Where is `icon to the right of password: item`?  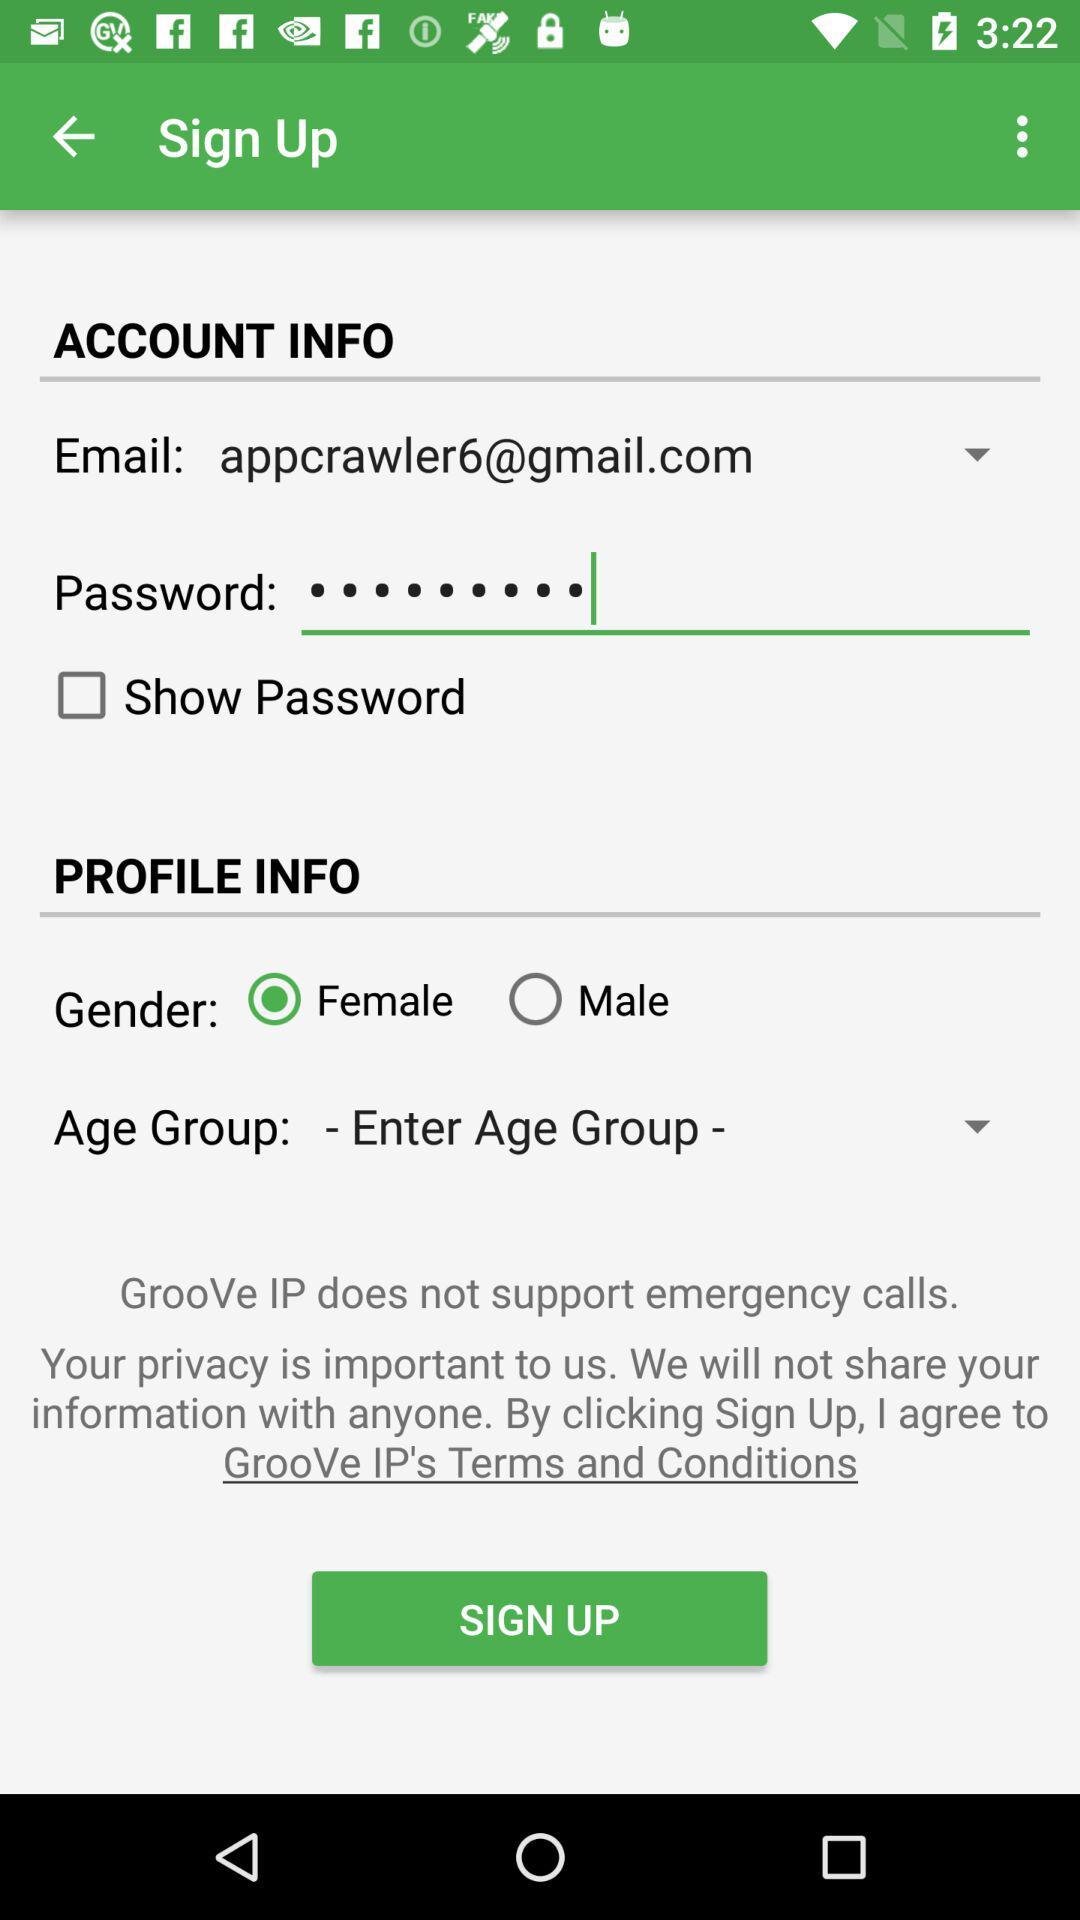
icon to the right of password: item is located at coordinates (665, 588).